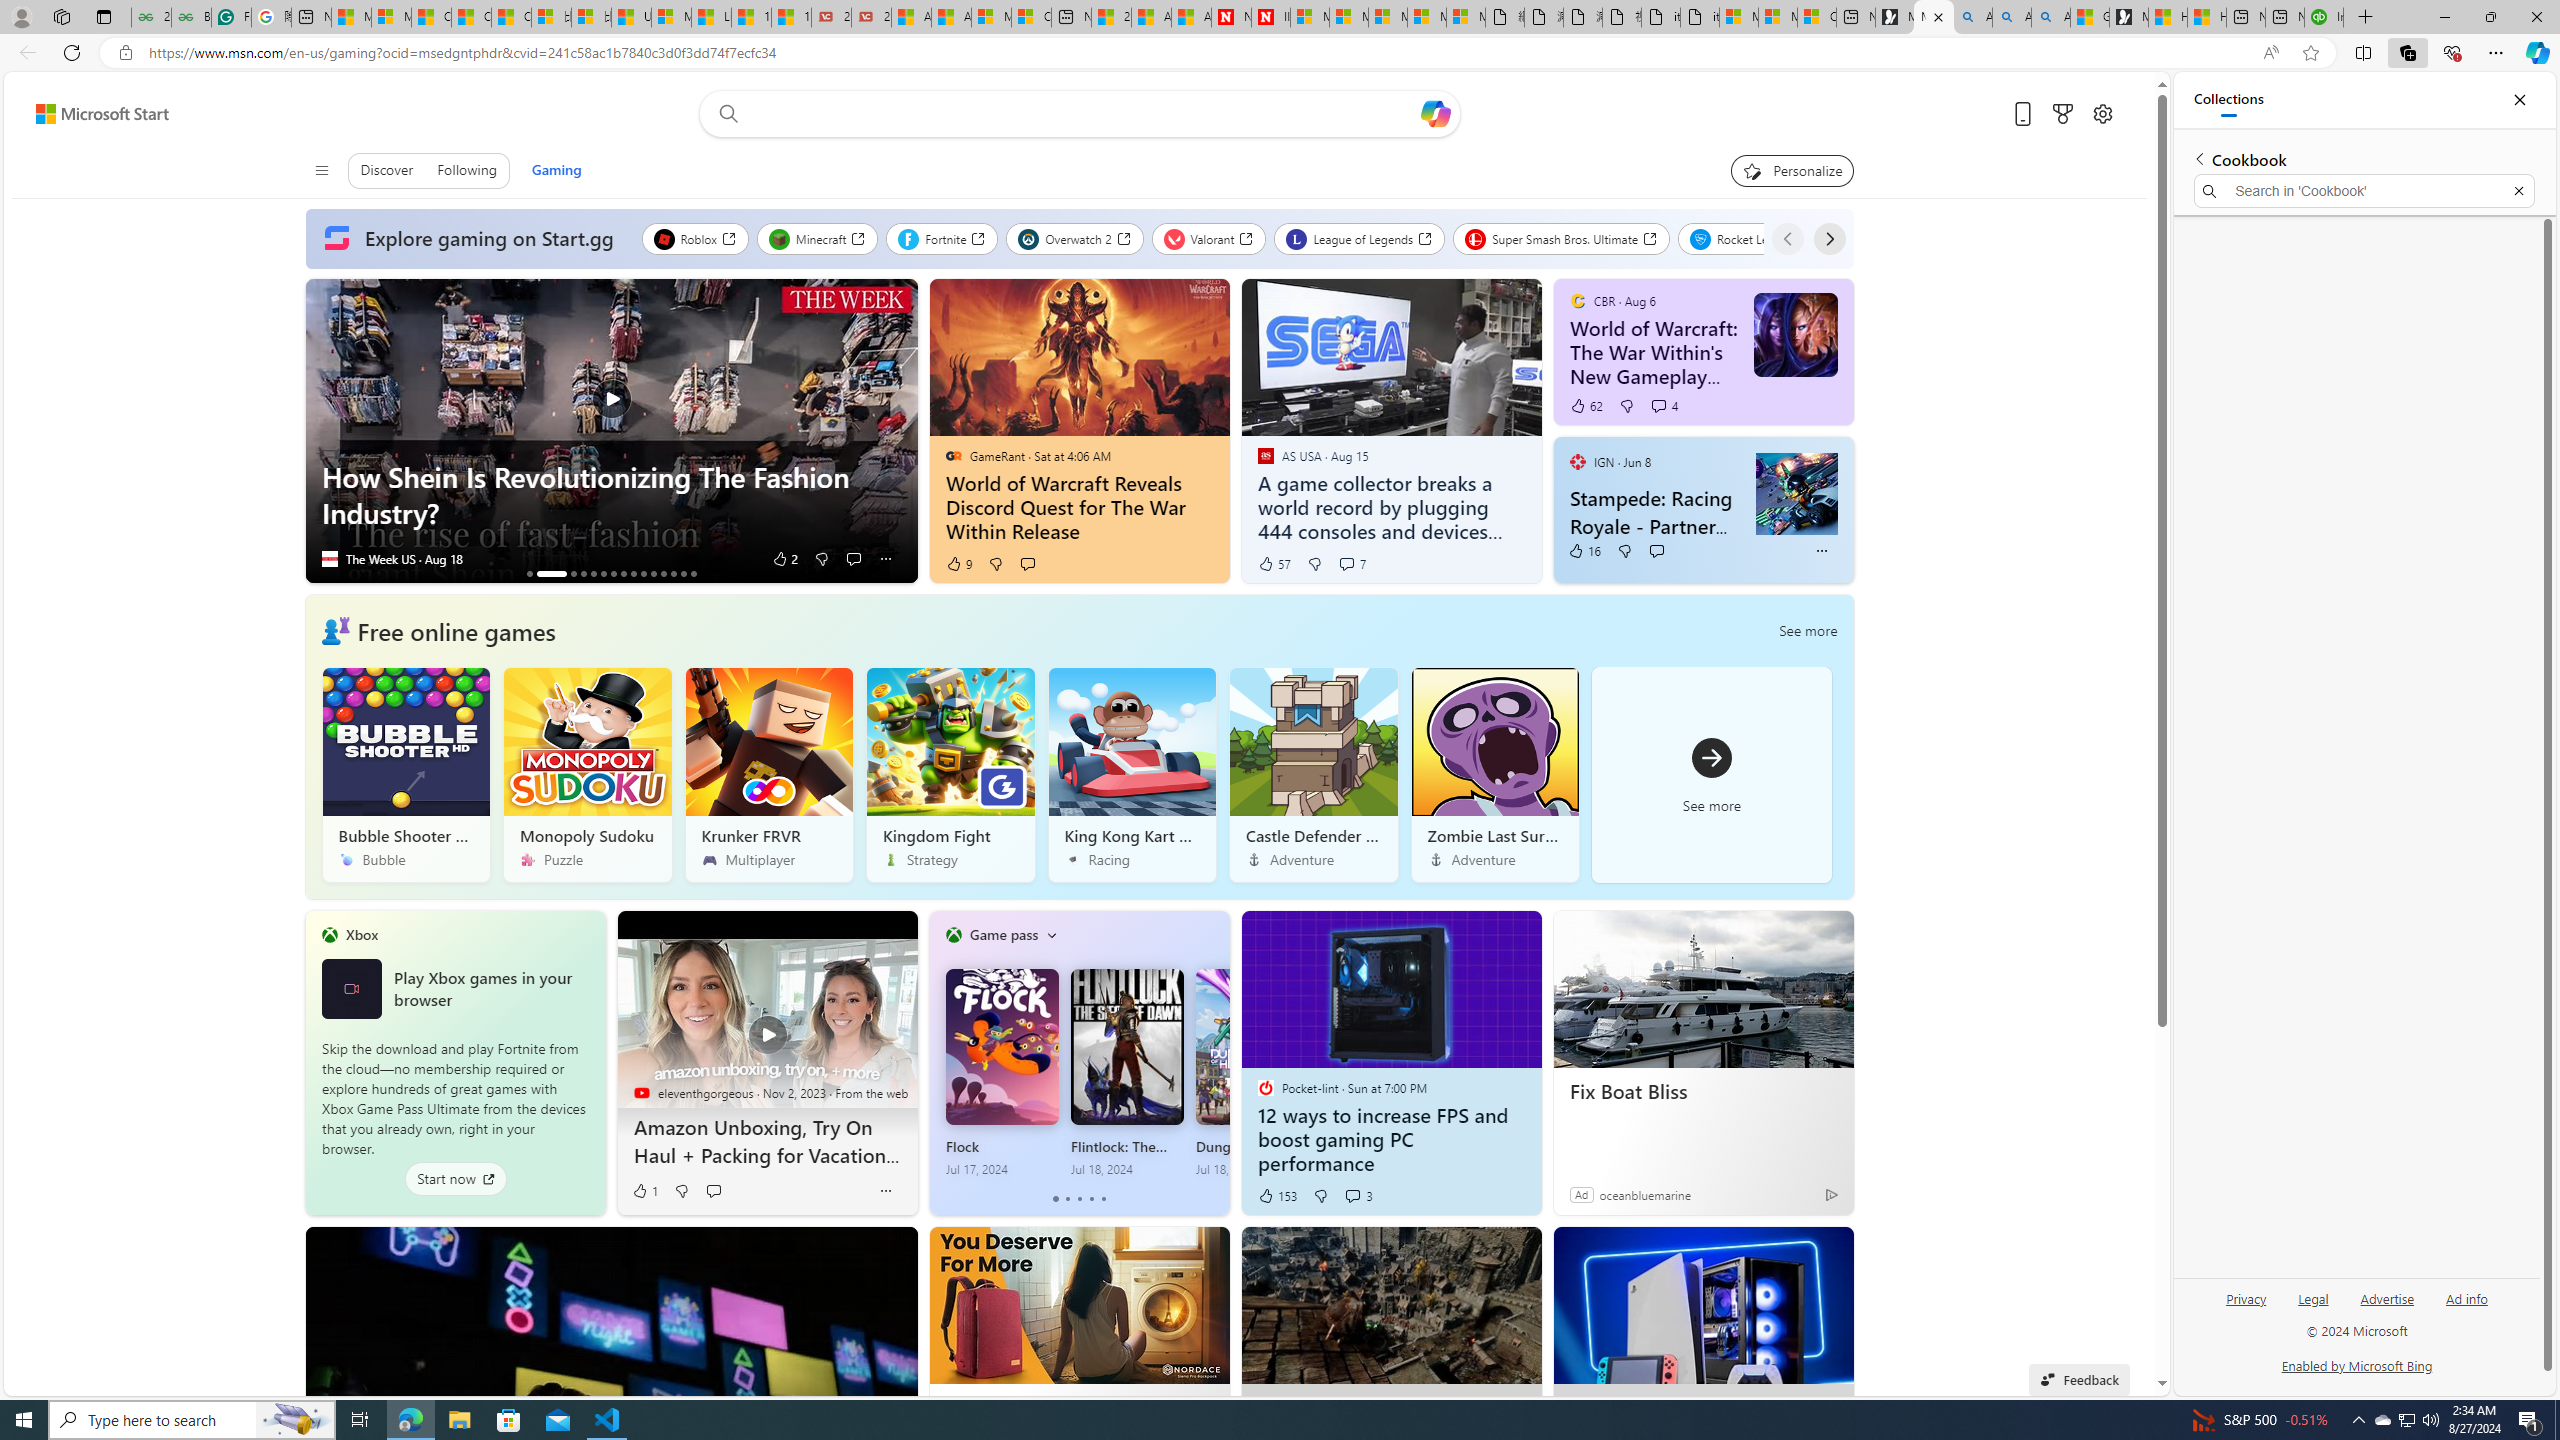  I want to click on 'Bubble Shooter HD', so click(404, 773).